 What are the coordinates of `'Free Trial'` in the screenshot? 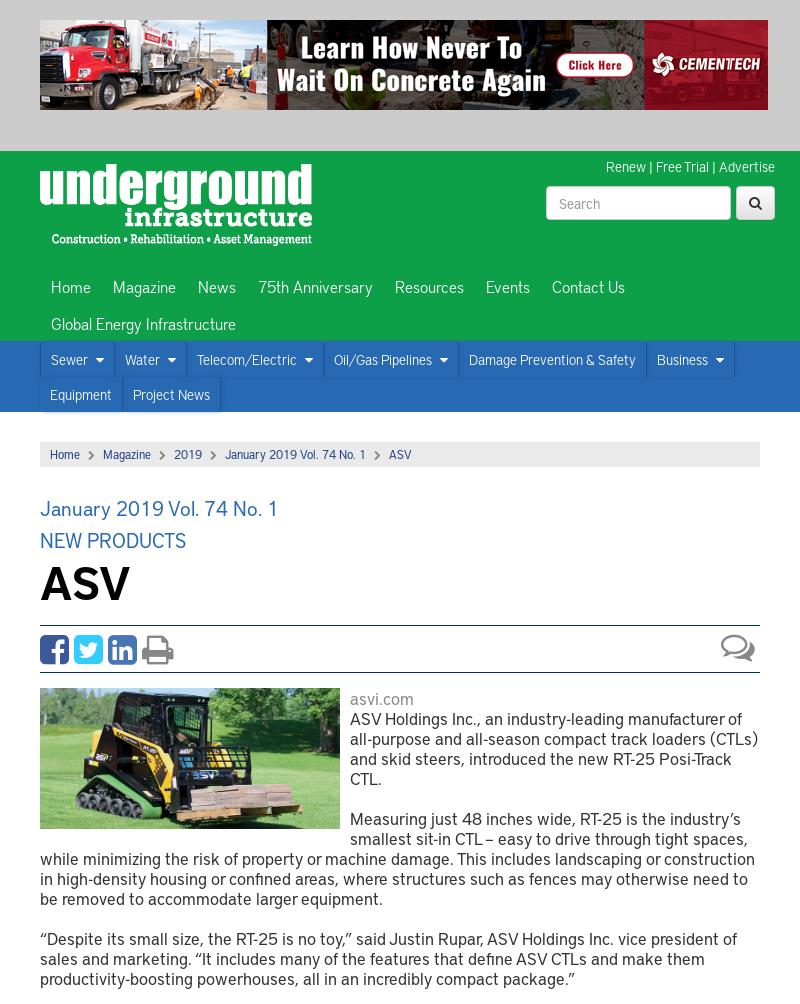 It's located at (682, 165).